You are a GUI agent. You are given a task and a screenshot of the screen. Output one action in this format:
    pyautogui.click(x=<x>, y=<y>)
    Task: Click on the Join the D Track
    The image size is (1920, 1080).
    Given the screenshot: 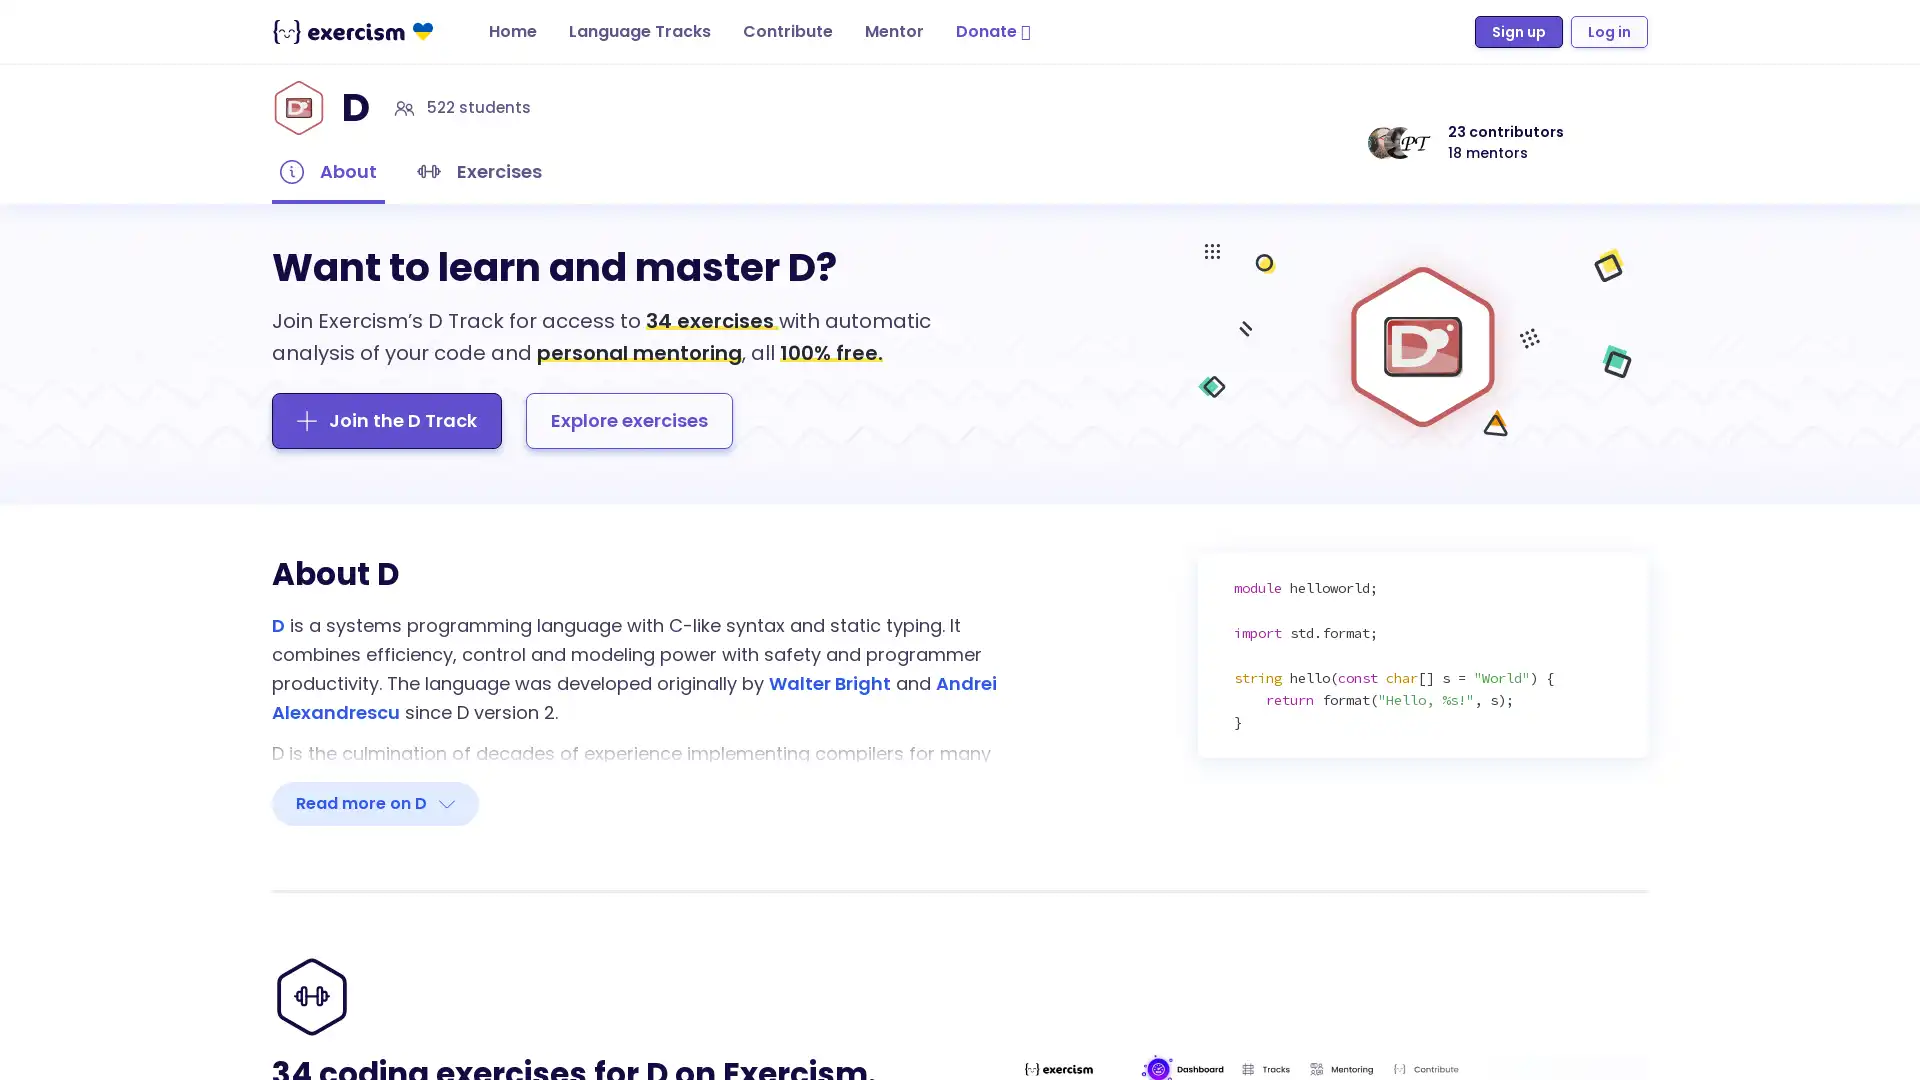 What is the action you would take?
    pyautogui.click(x=387, y=419)
    